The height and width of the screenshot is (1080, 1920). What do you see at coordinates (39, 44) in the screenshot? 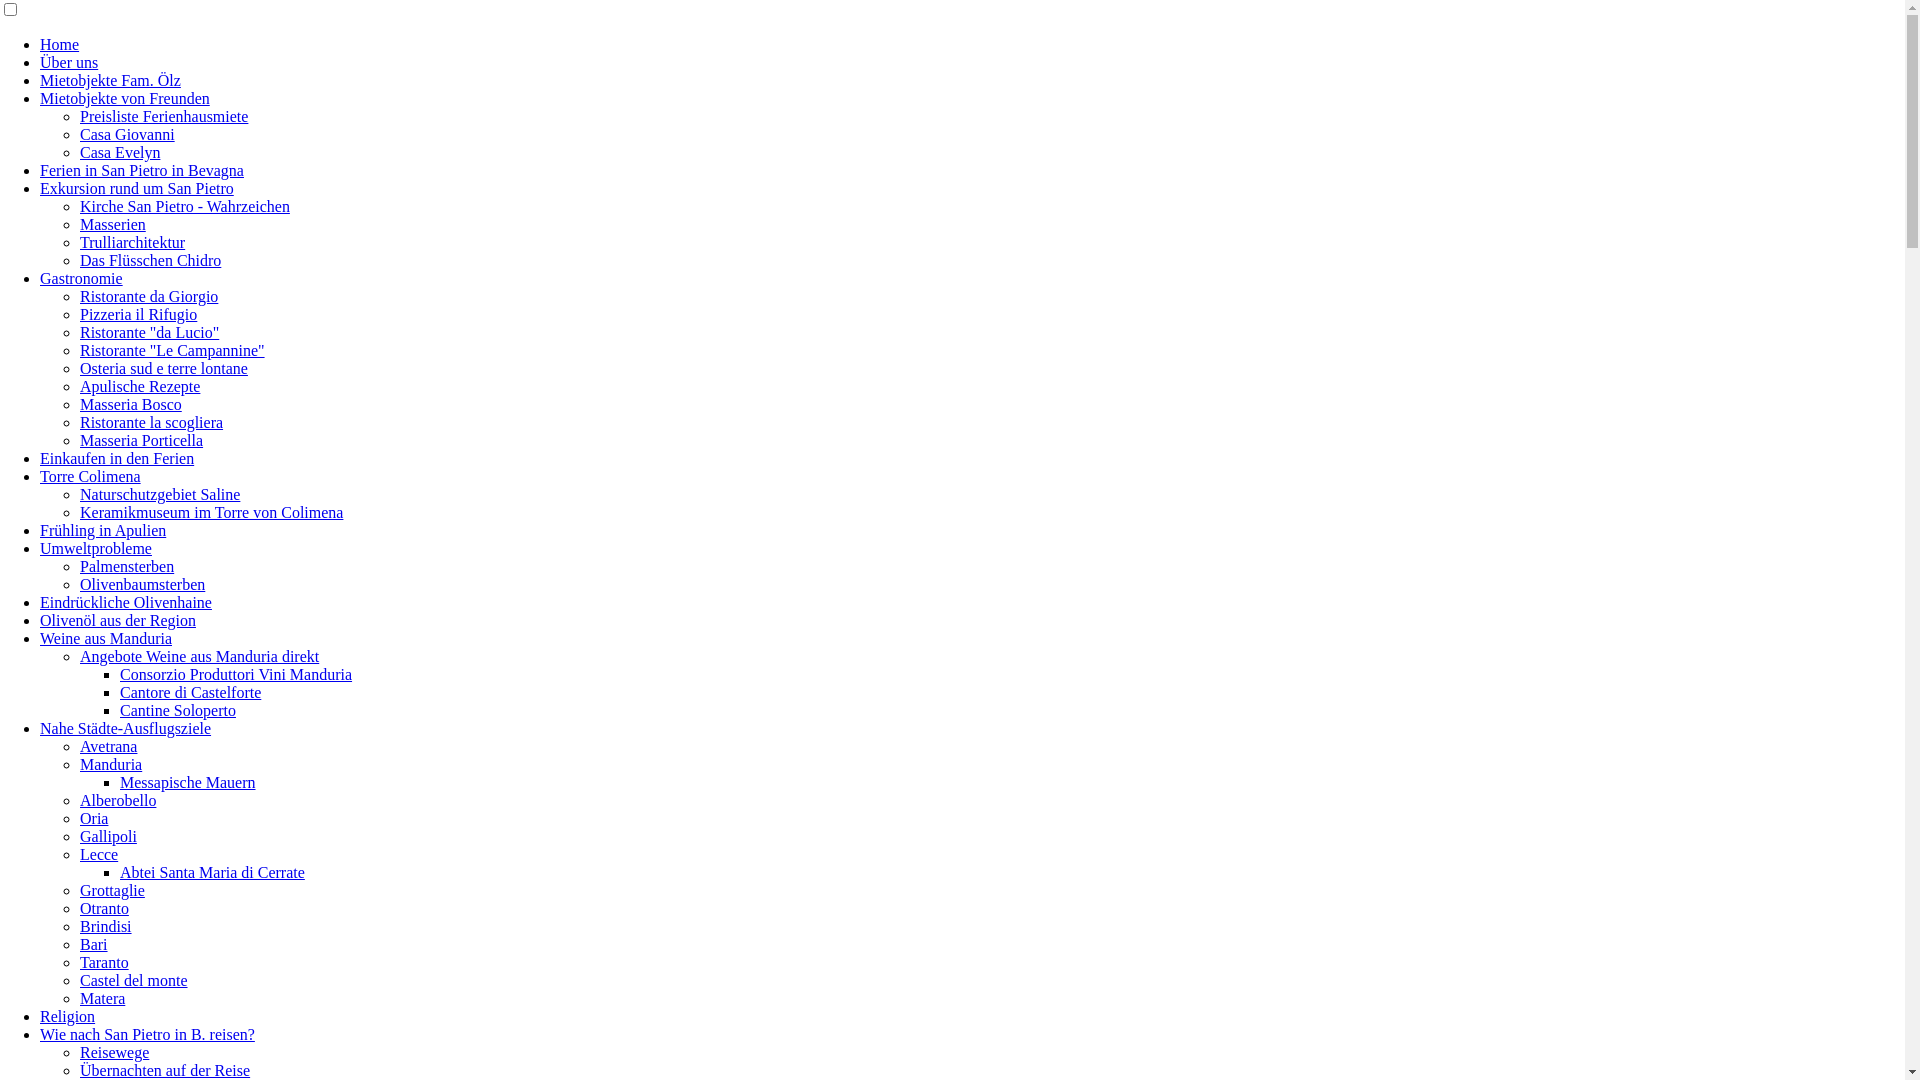
I see `'Home'` at bounding box center [39, 44].